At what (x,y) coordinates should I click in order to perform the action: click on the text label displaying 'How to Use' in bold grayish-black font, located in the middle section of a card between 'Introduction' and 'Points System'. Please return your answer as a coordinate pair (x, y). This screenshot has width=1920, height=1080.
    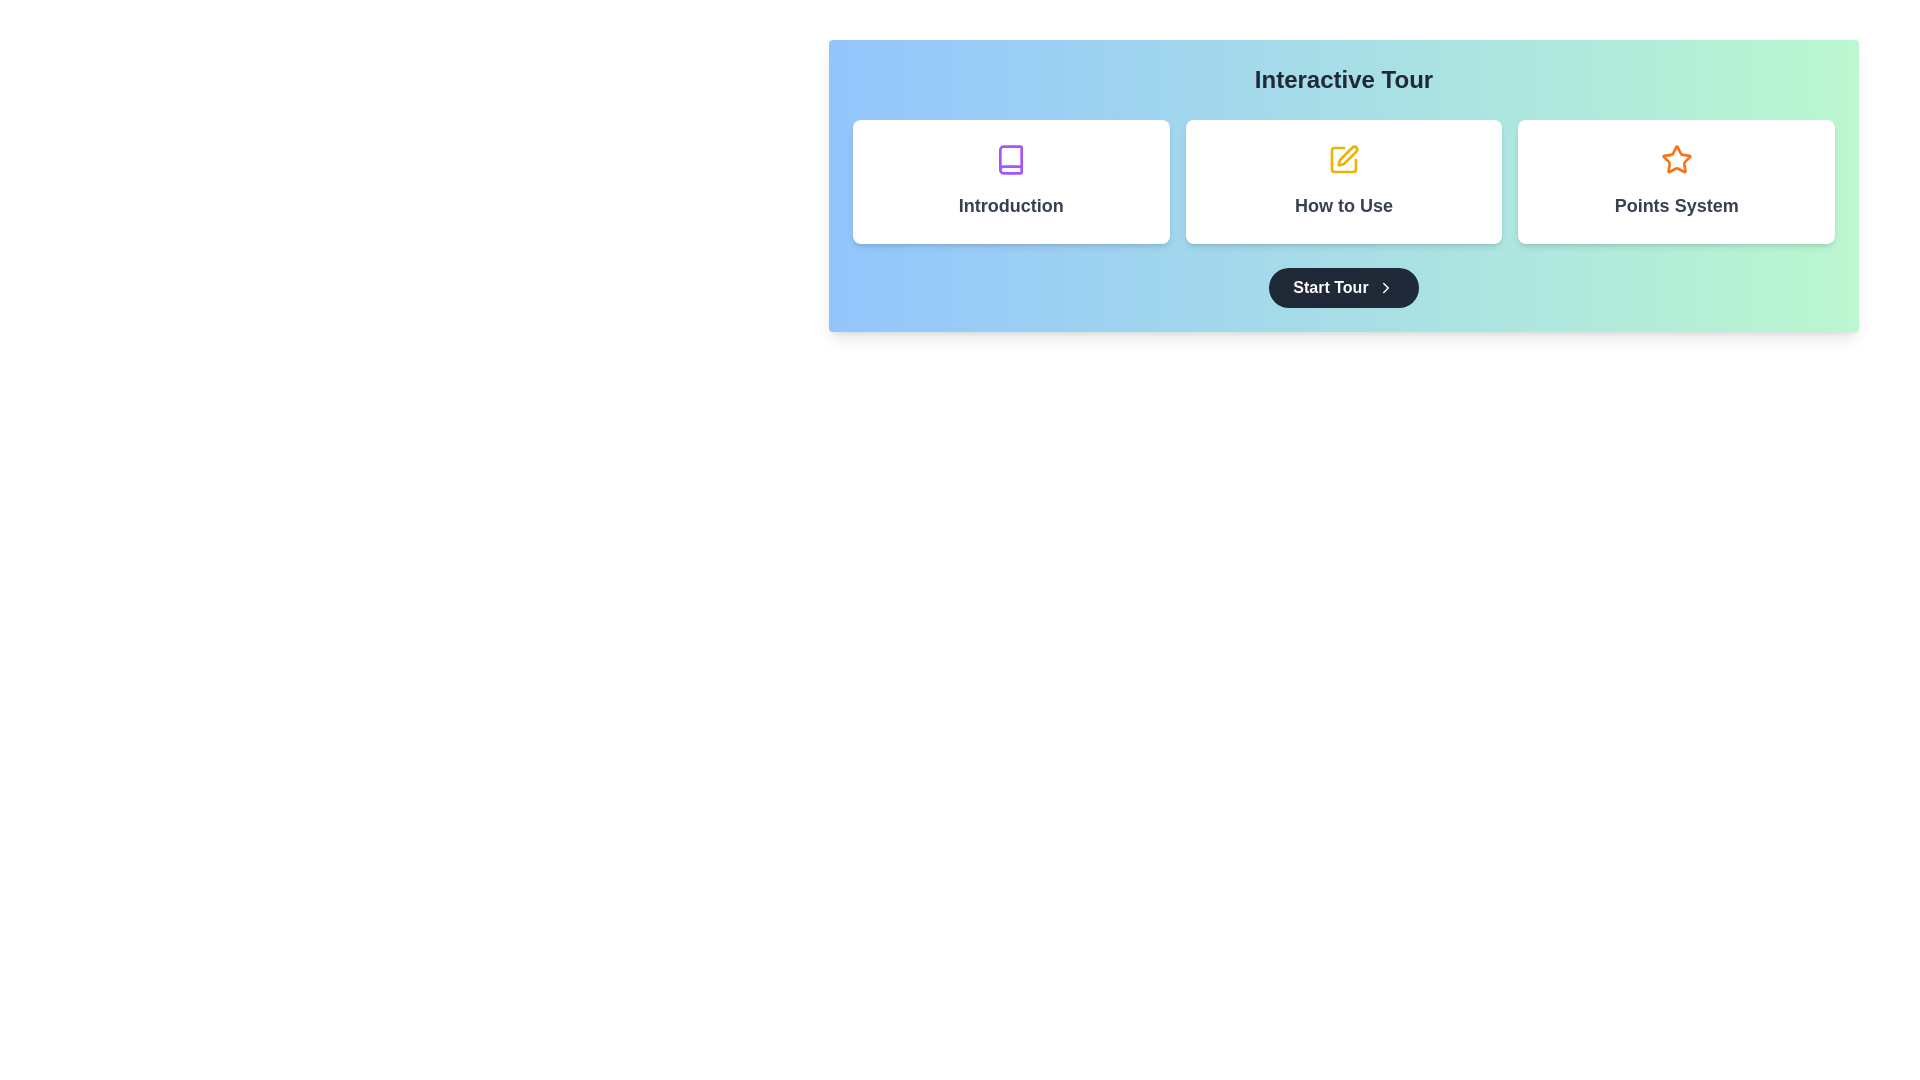
    Looking at the image, I should click on (1344, 205).